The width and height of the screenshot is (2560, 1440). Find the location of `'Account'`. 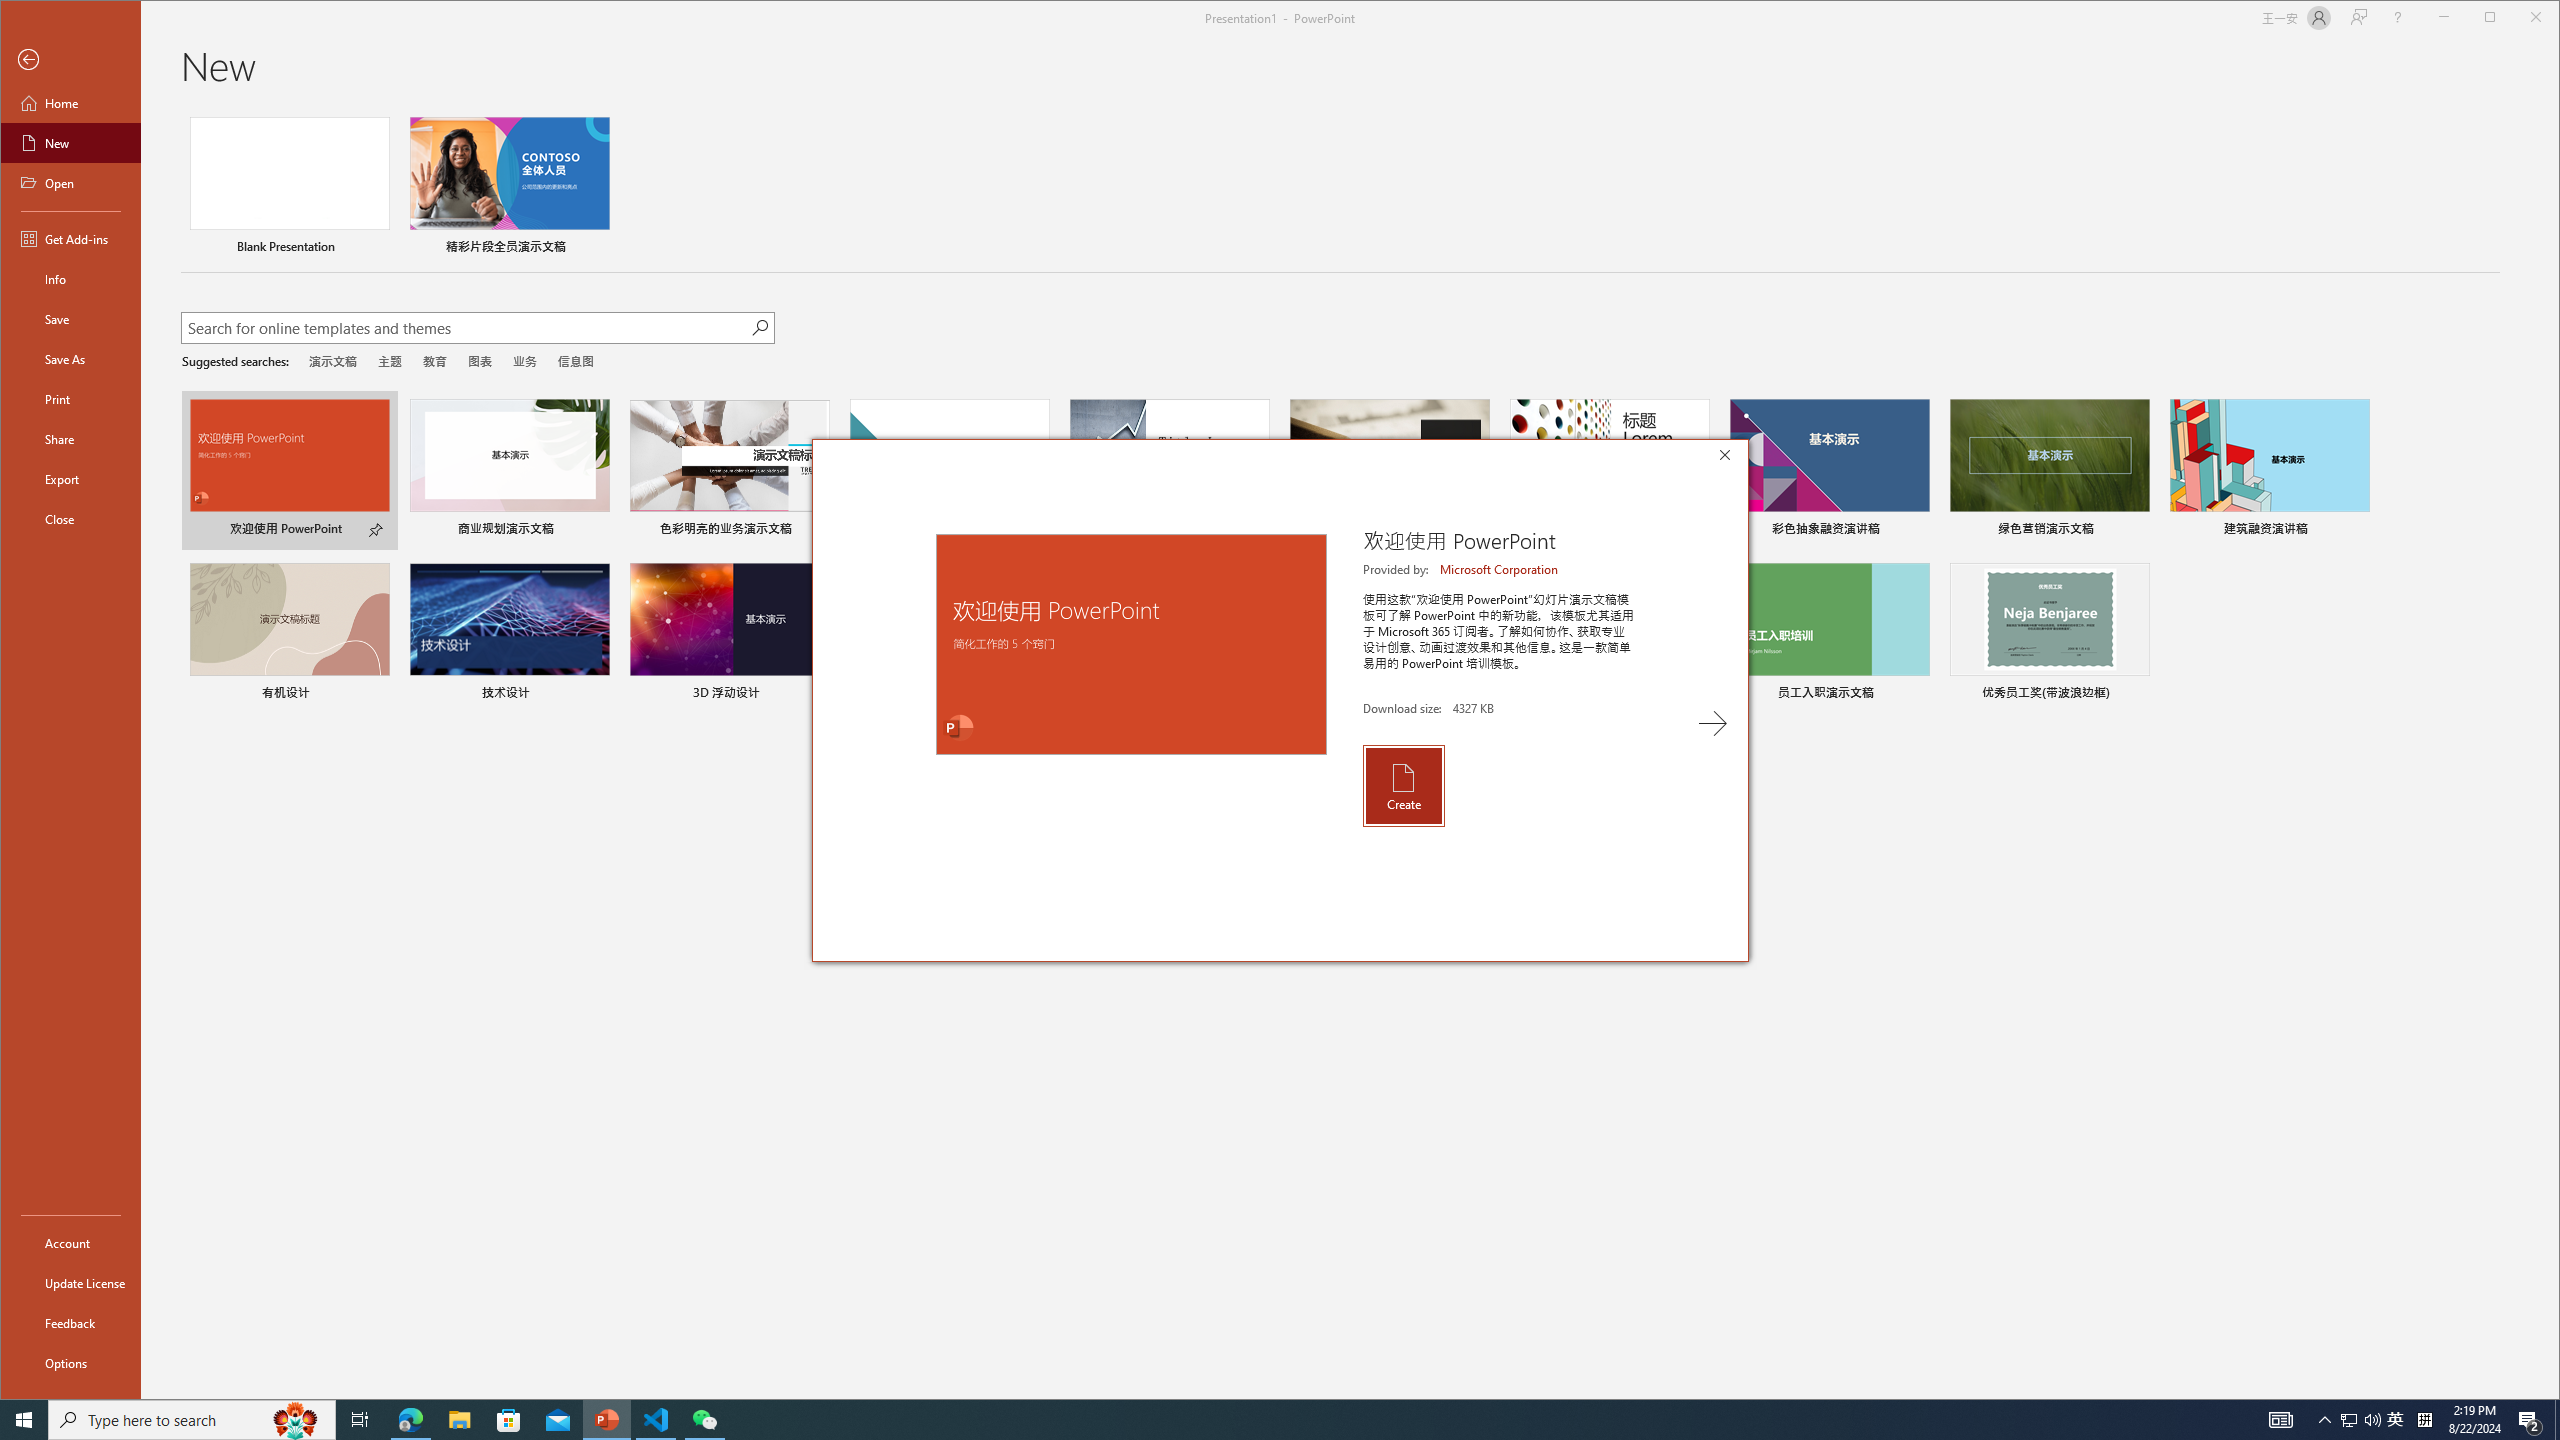

'Account' is located at coordinates (69, 1241).